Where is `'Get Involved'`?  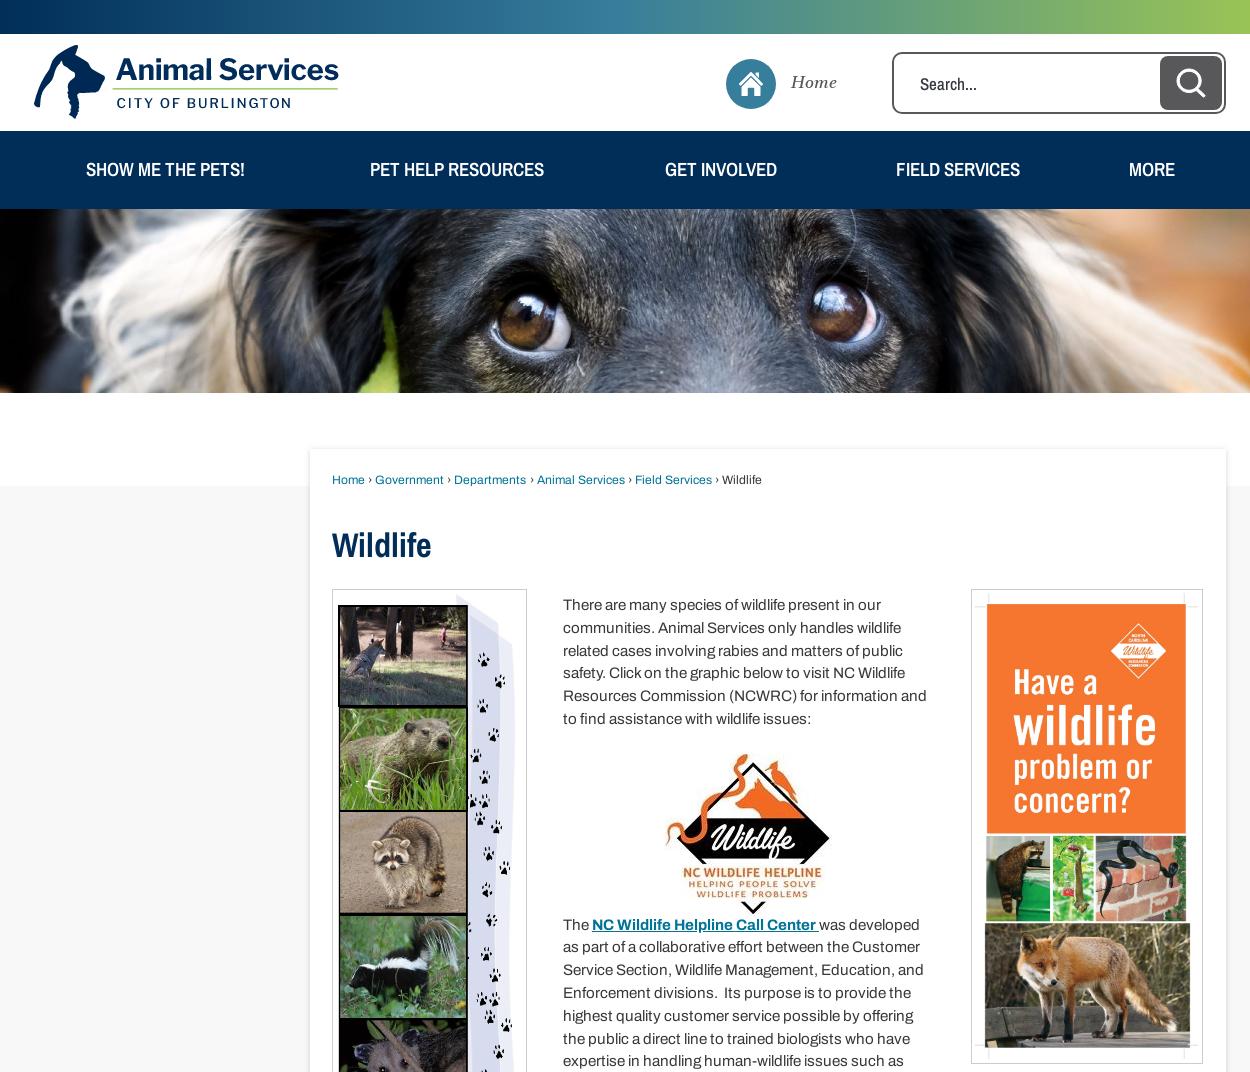 'Get Involved' is located at coordinates (720, 167).